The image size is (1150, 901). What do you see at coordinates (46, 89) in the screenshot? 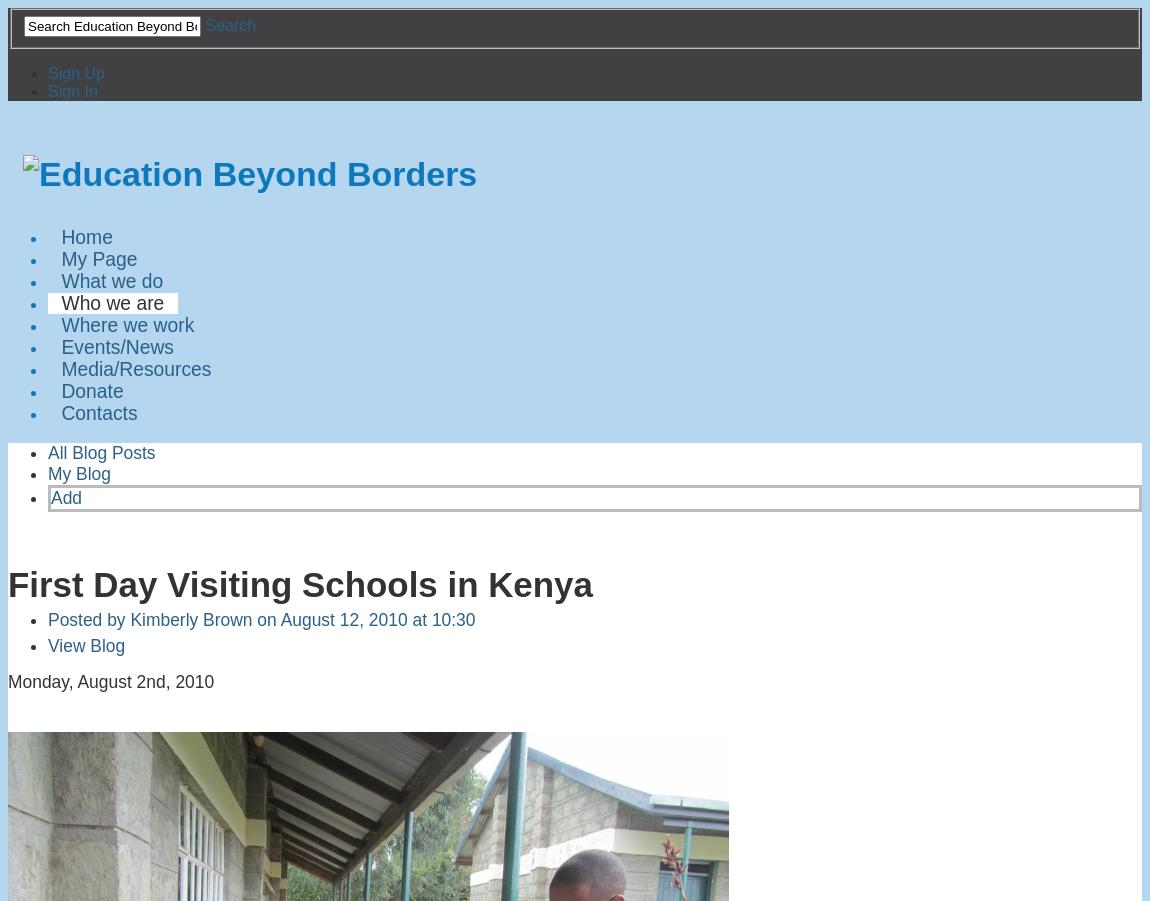
I see `'Sign In'` at bounding box center [46, 89].